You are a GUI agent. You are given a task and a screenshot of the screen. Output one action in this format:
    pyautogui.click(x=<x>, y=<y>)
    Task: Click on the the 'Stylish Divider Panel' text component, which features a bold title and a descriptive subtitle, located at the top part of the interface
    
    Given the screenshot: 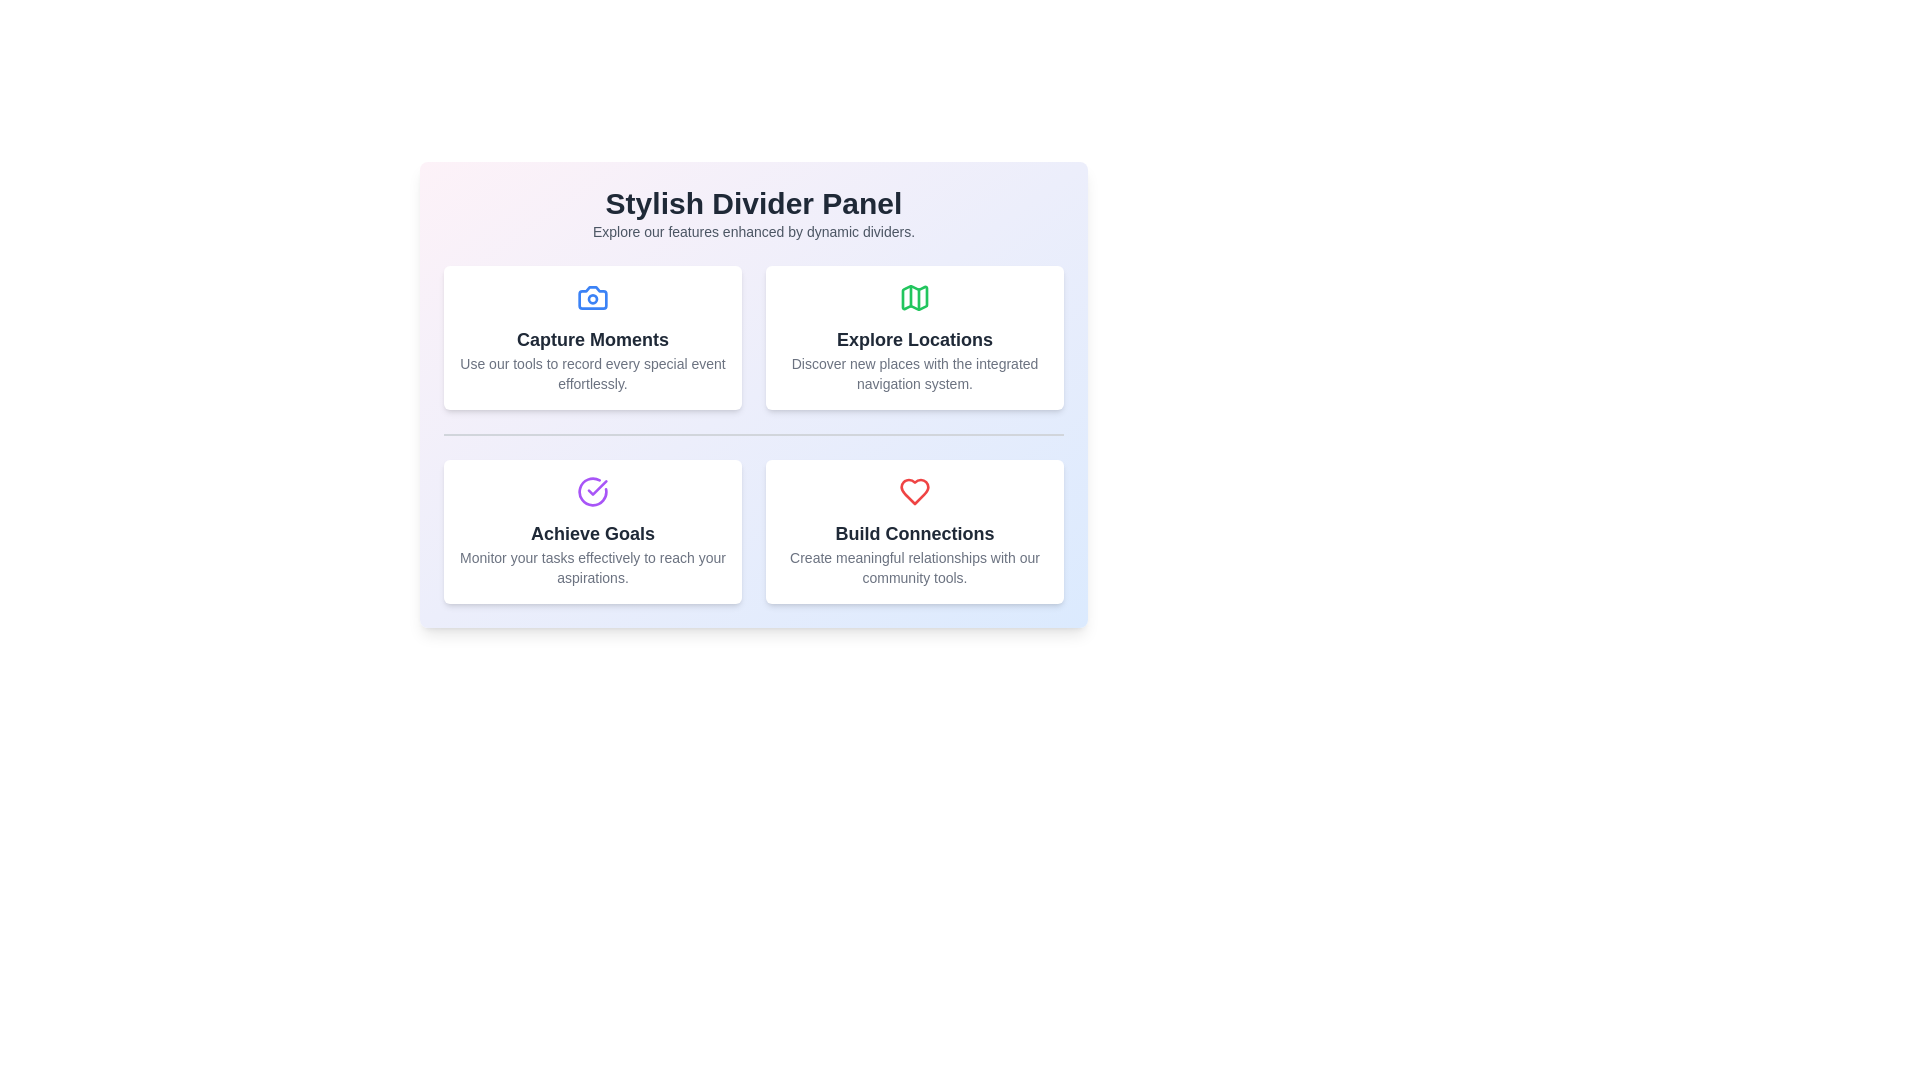 What is the action you would take?
    pyautogui.click(x=752, y=213)
    